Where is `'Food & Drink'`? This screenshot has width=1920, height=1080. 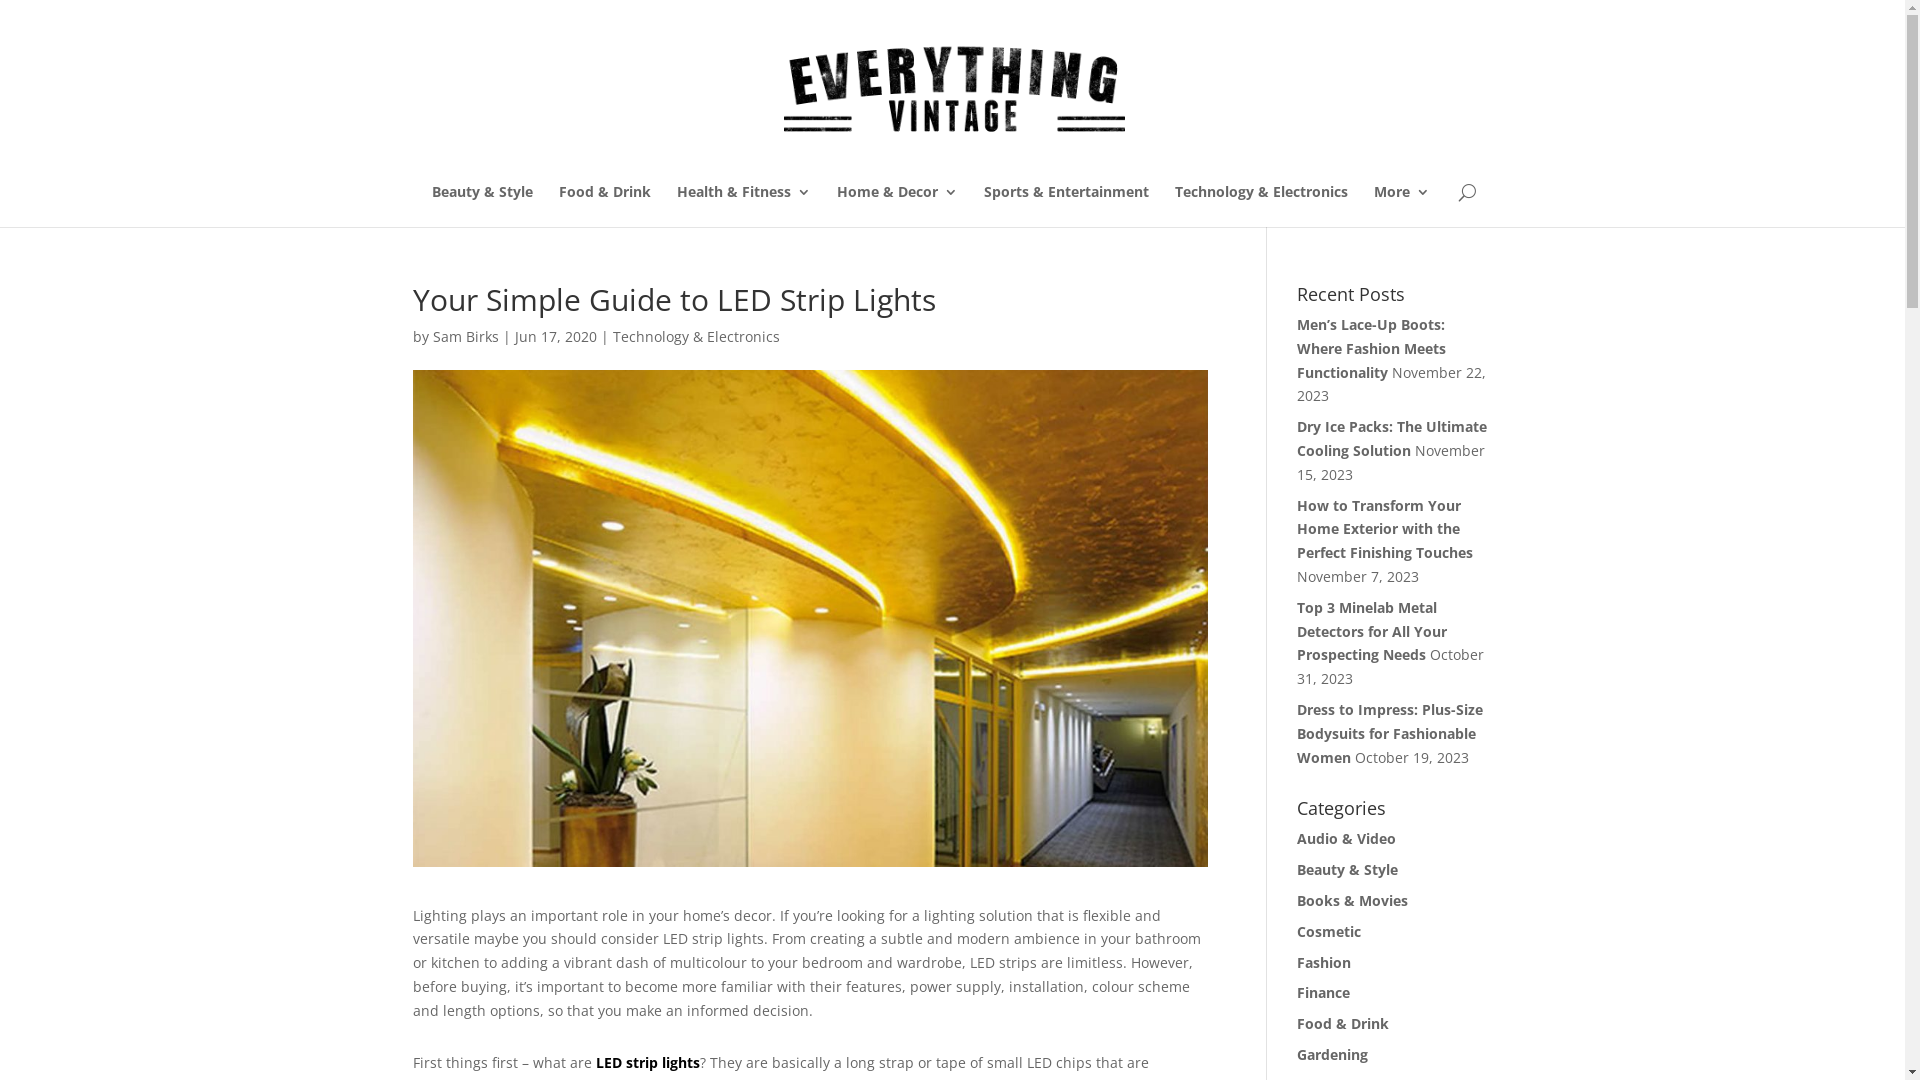
'Food & Drink' is located at coordinates (603, 205).